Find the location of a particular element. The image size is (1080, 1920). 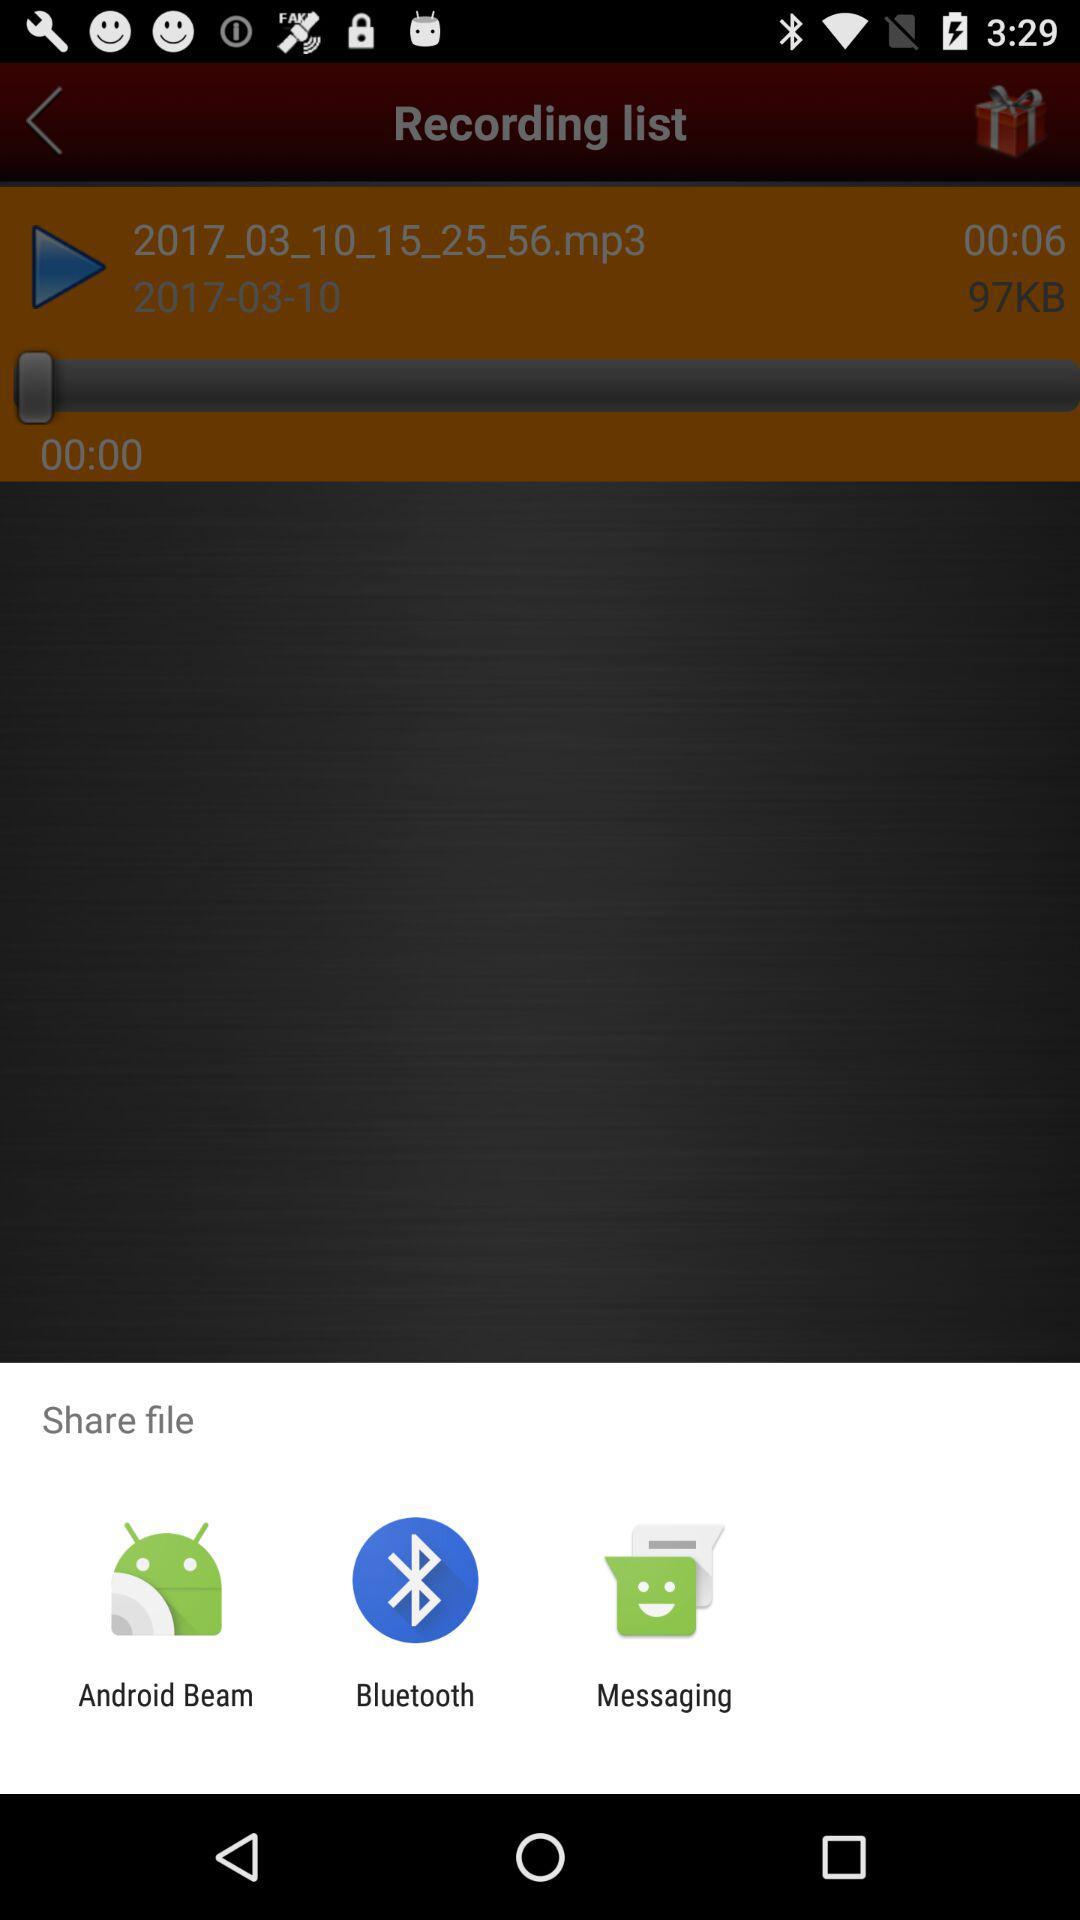

item to the left of the messaging item is located at coordinates (414, 1711).